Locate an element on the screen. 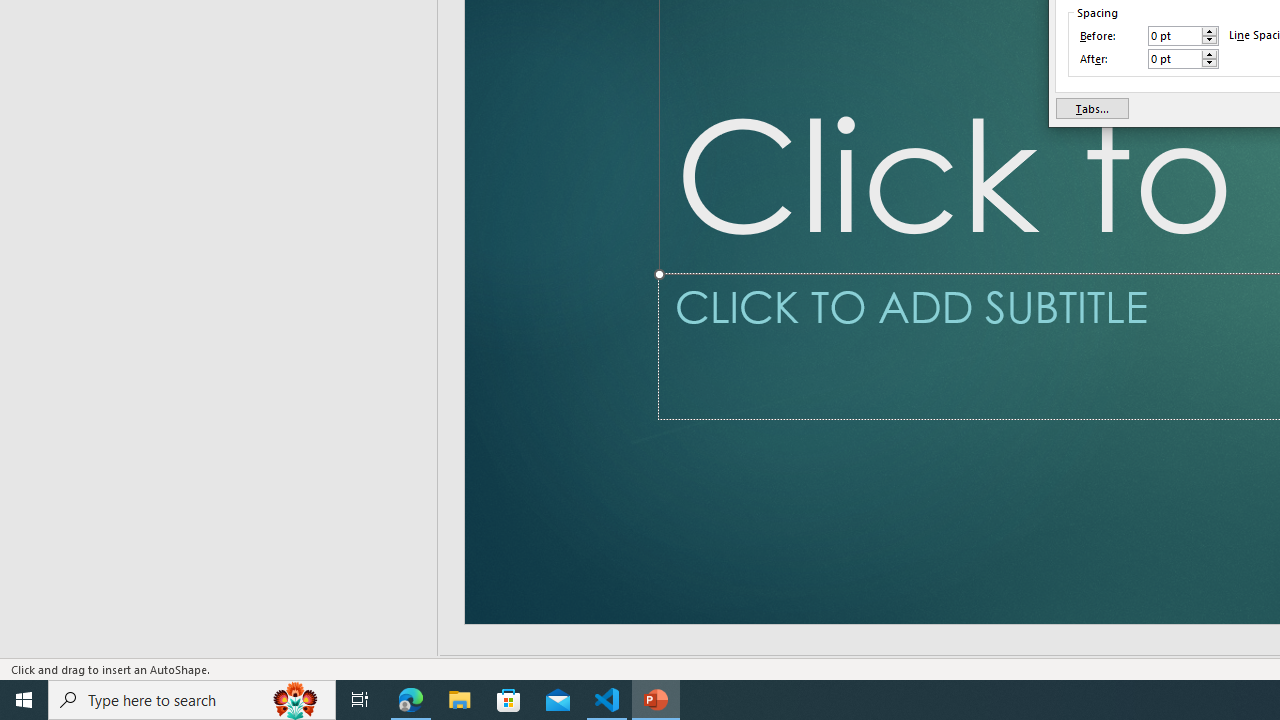 The width and height of the screenshot is (1280, 720). 'PowerPoint - 1 running window' is located at coordinates (656, 698).